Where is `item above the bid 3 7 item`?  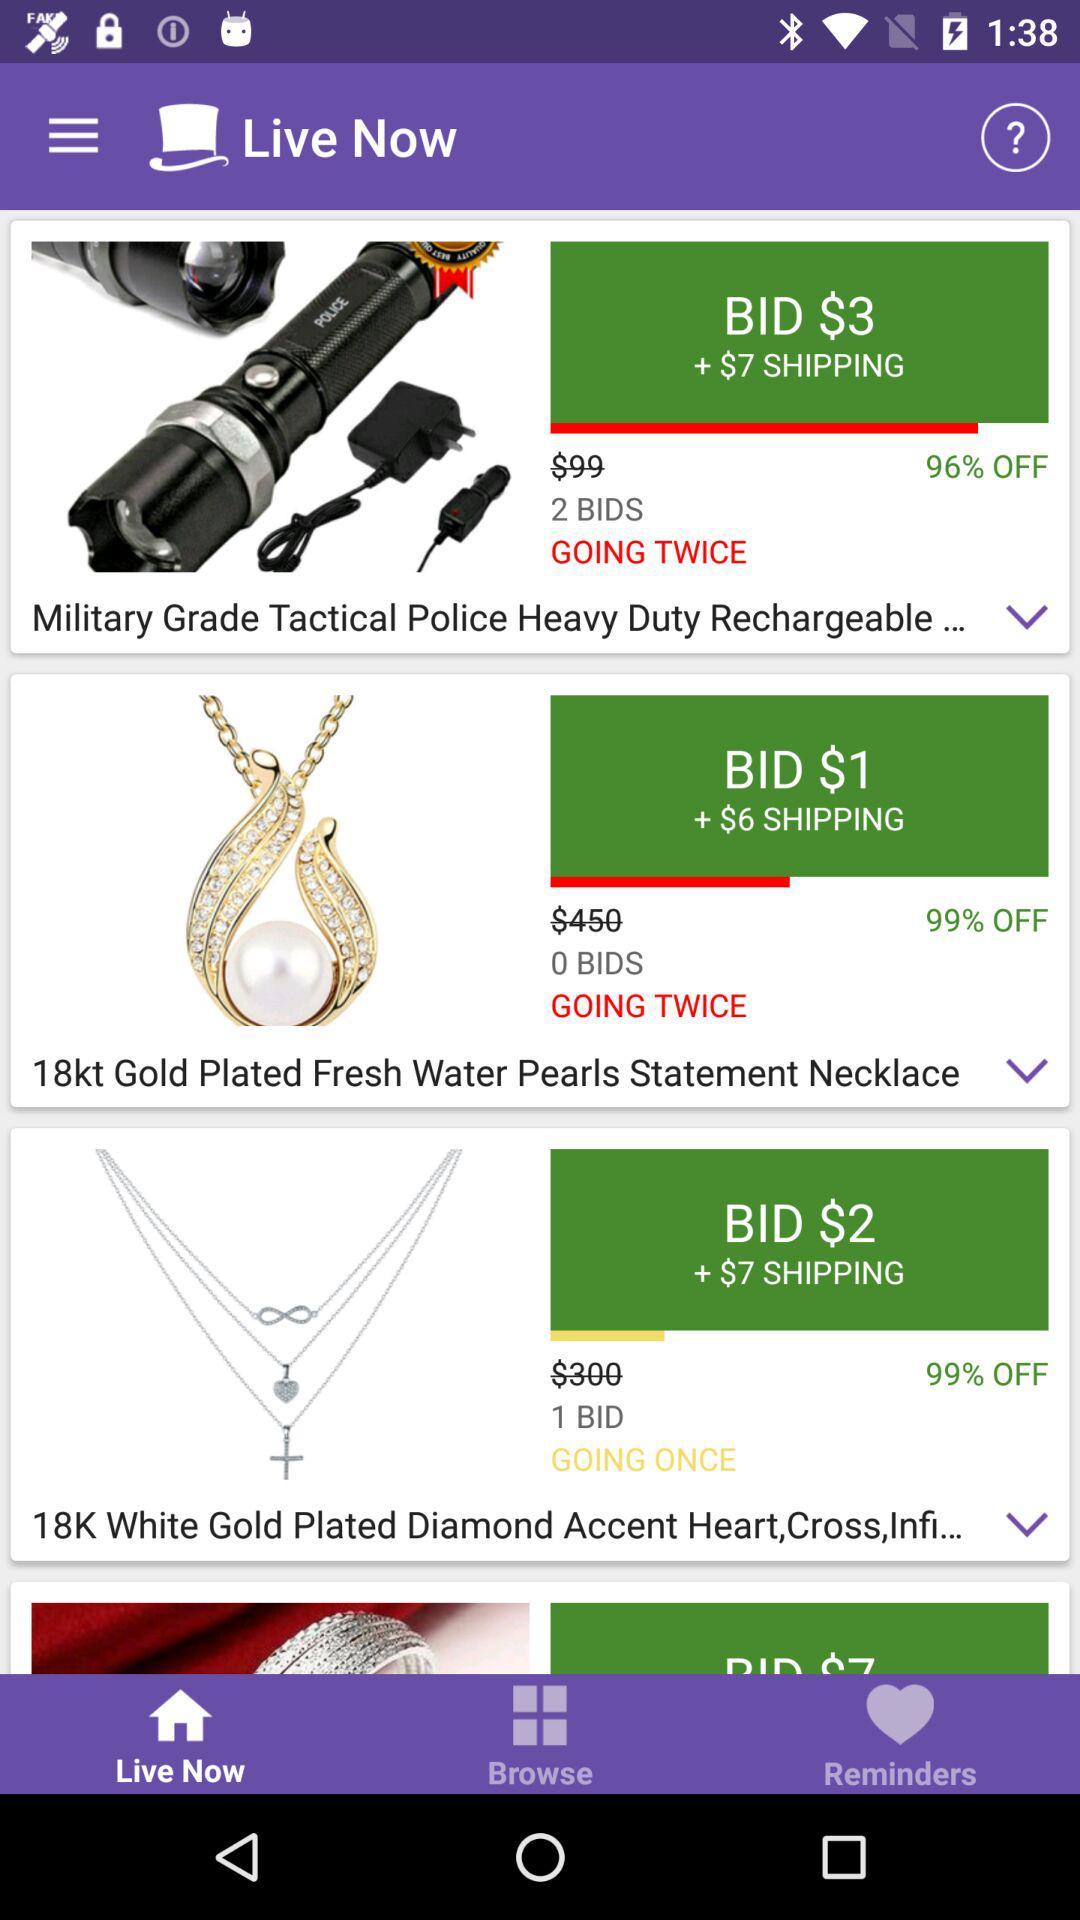
item above the bid 3 7 item is located at coordinates (1017, 135).